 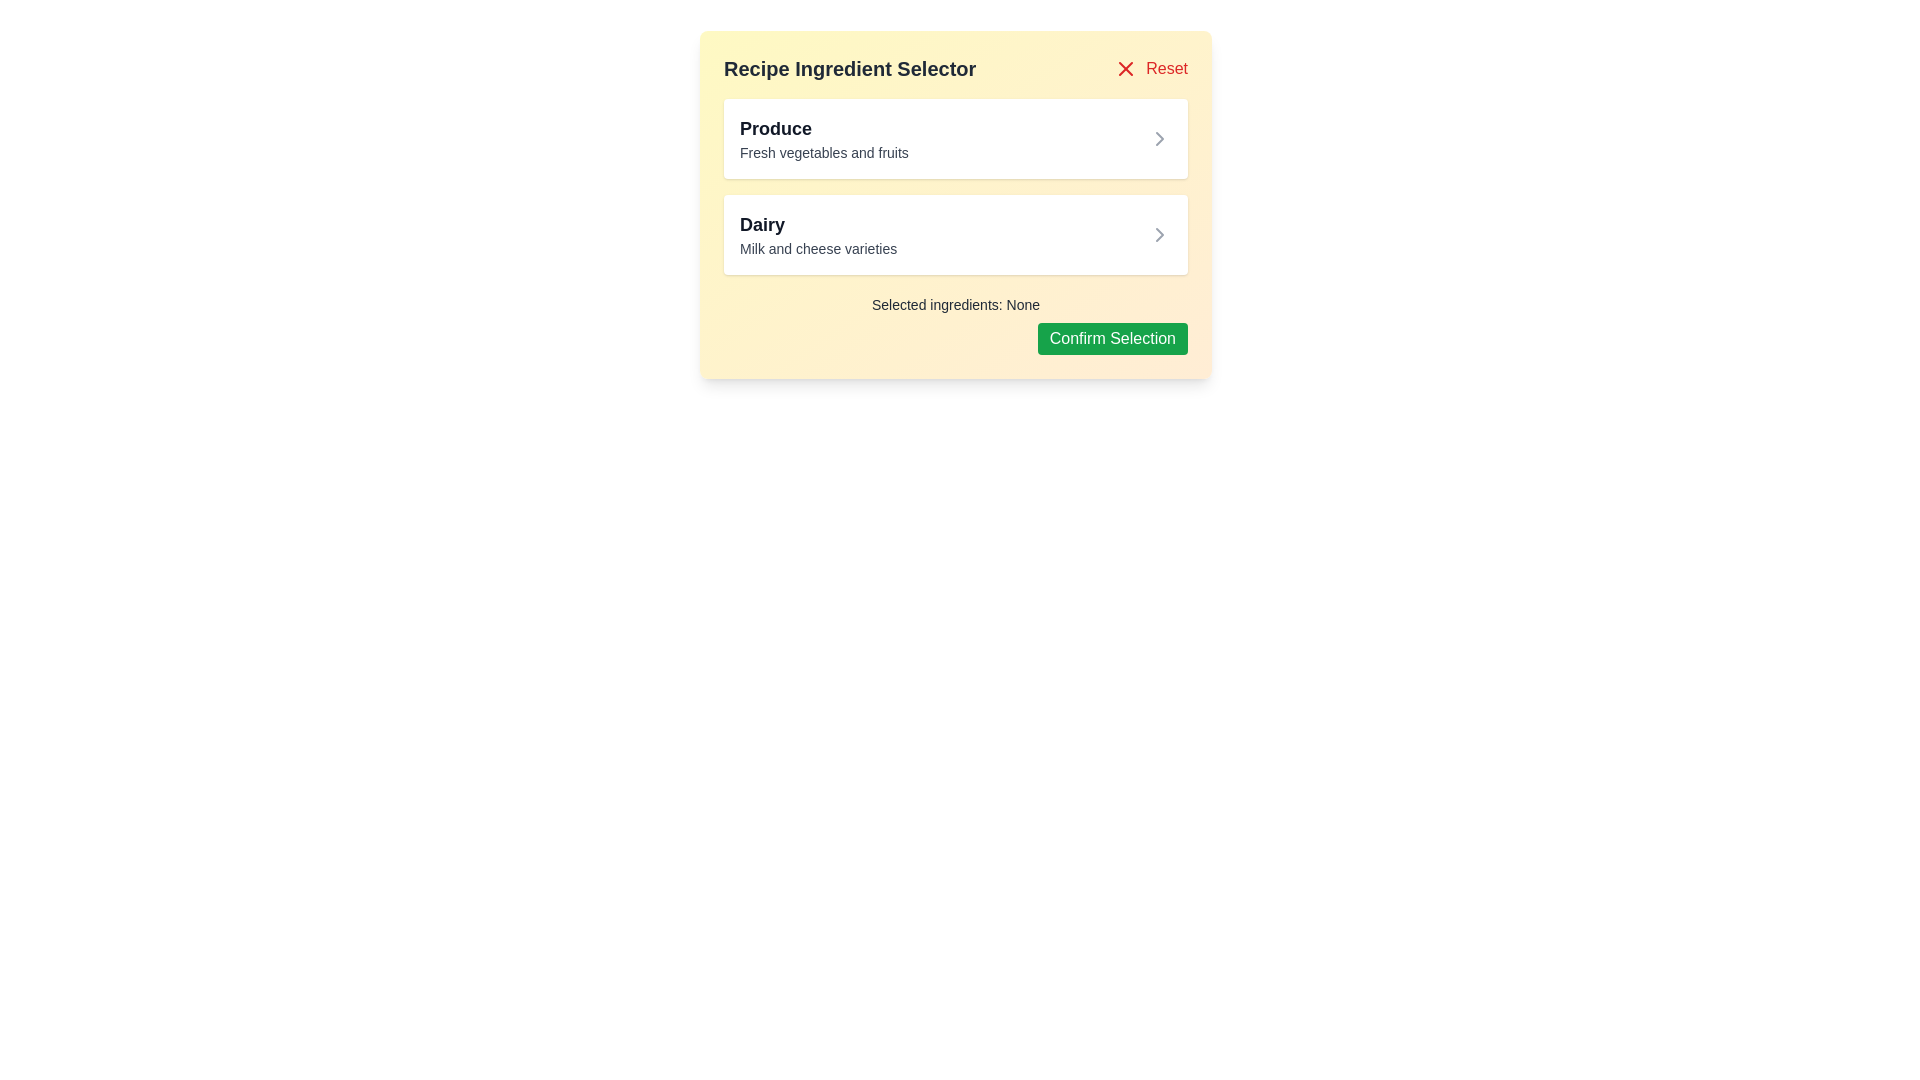 I want to click on the 'Produce' icon located at the far-right end of the 'Produce' section, so click(x=1160, y=137).